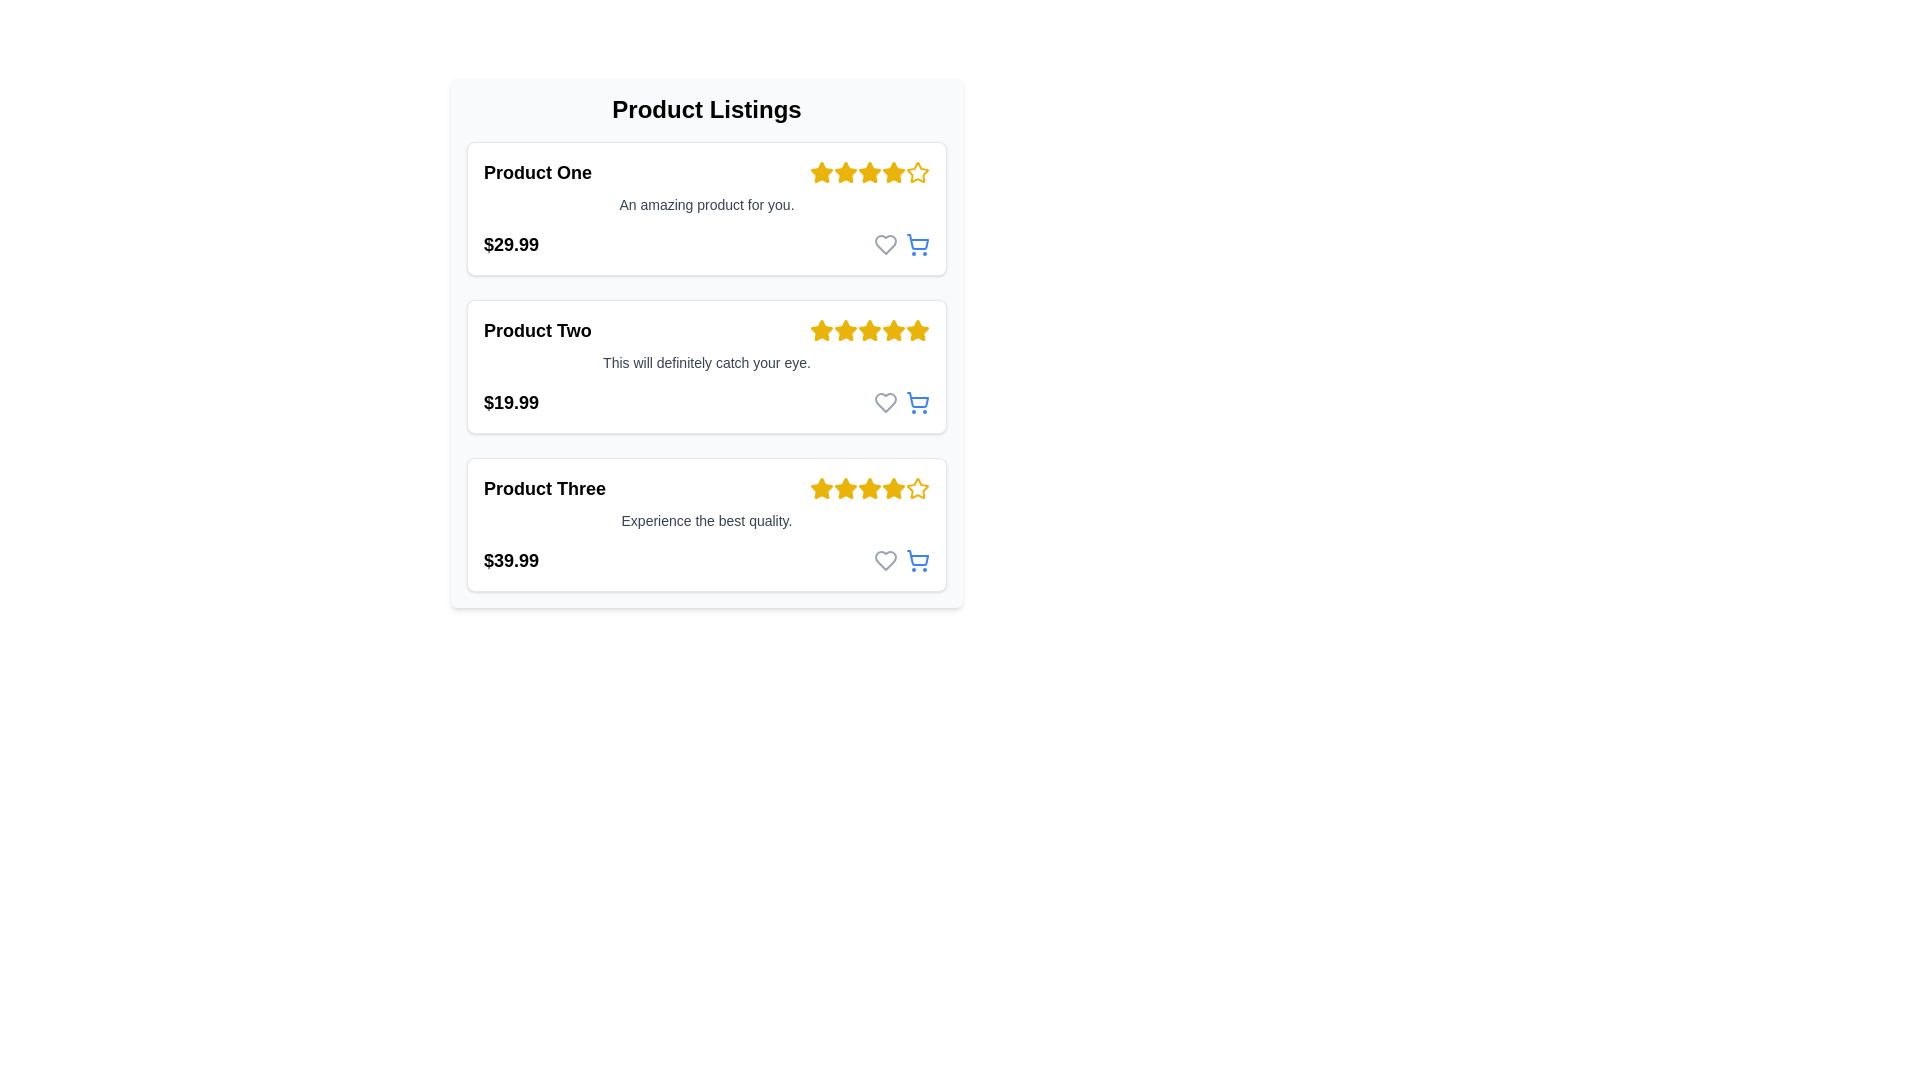  I want to click on the fifth star icon in the rating system for 'Product Two', so click(916, 329).